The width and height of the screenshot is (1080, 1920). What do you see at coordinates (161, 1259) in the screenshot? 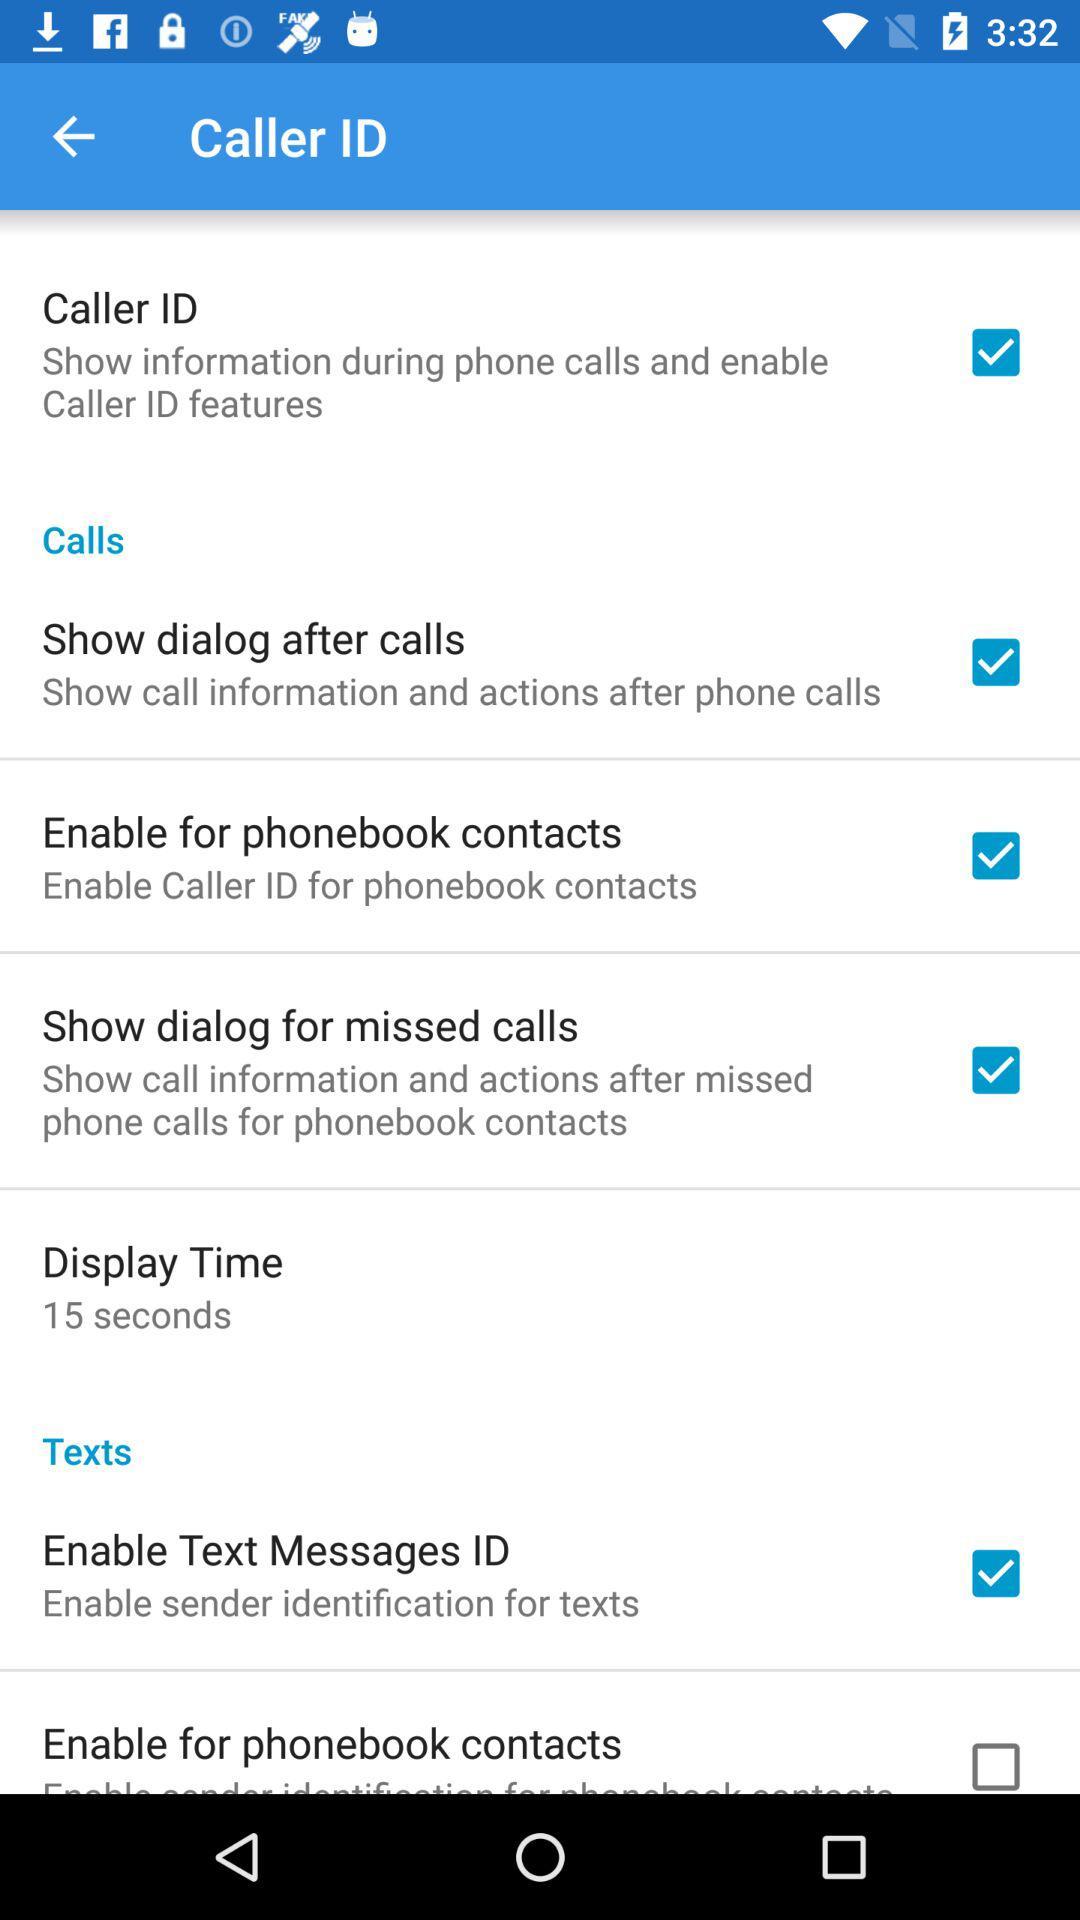
I see `the display time` at bounding box center [161, 1259].